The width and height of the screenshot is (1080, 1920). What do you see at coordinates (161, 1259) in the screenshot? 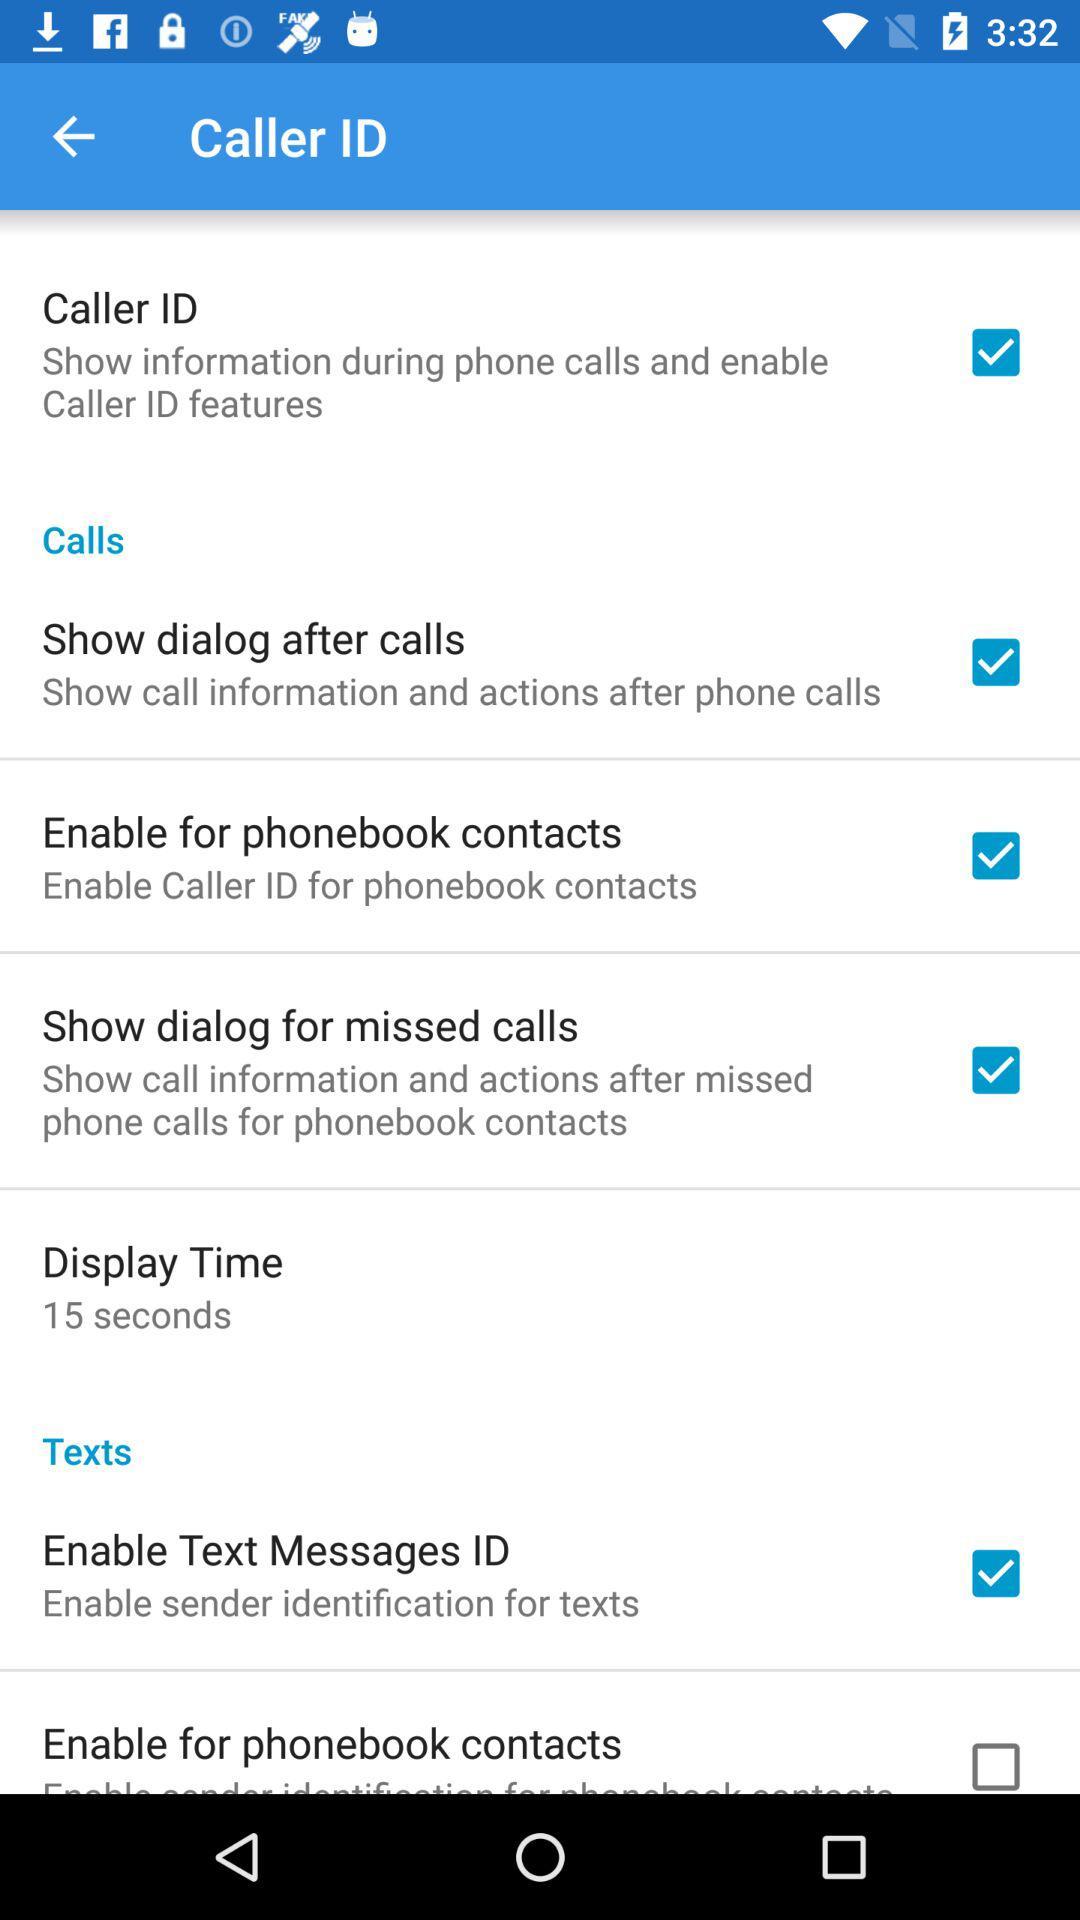
I see `the display time` at bounding box center [161, 1259].